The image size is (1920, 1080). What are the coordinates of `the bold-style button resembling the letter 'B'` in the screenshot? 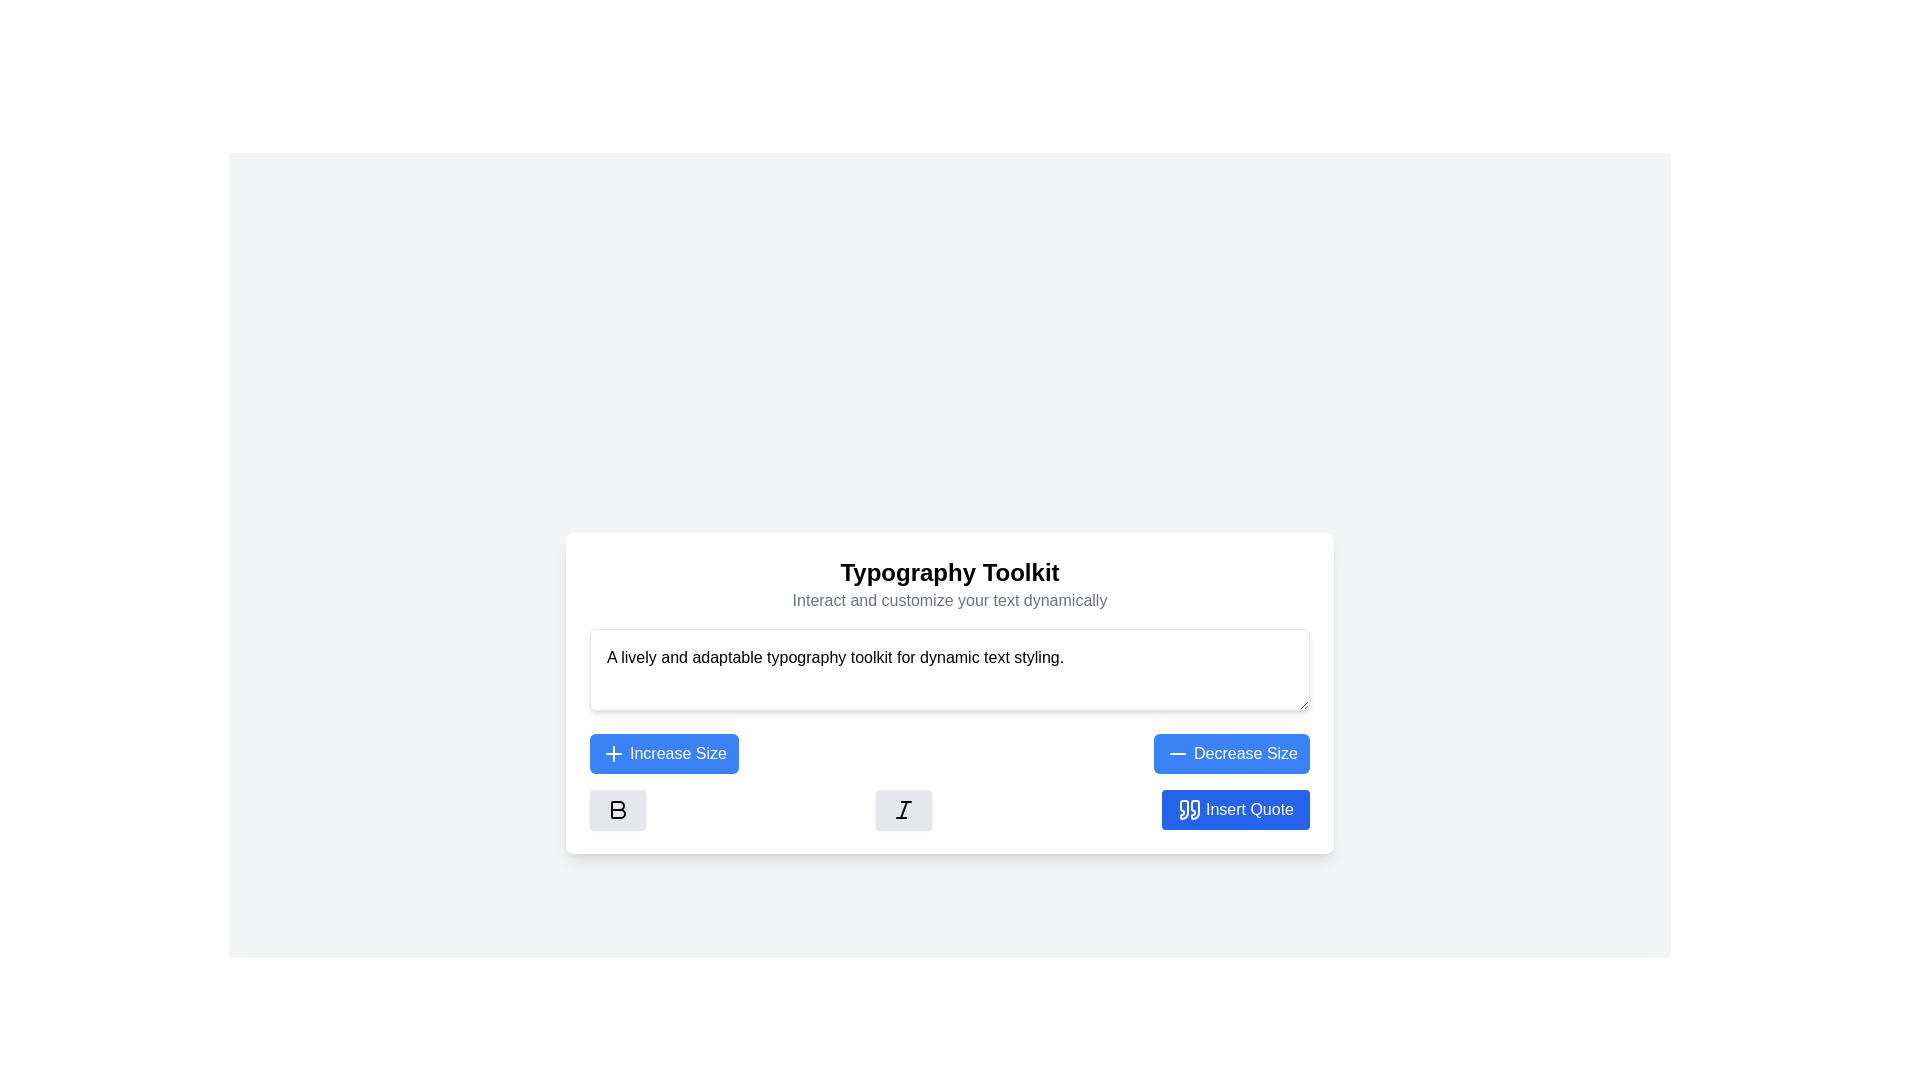 It's located at (617, 808).